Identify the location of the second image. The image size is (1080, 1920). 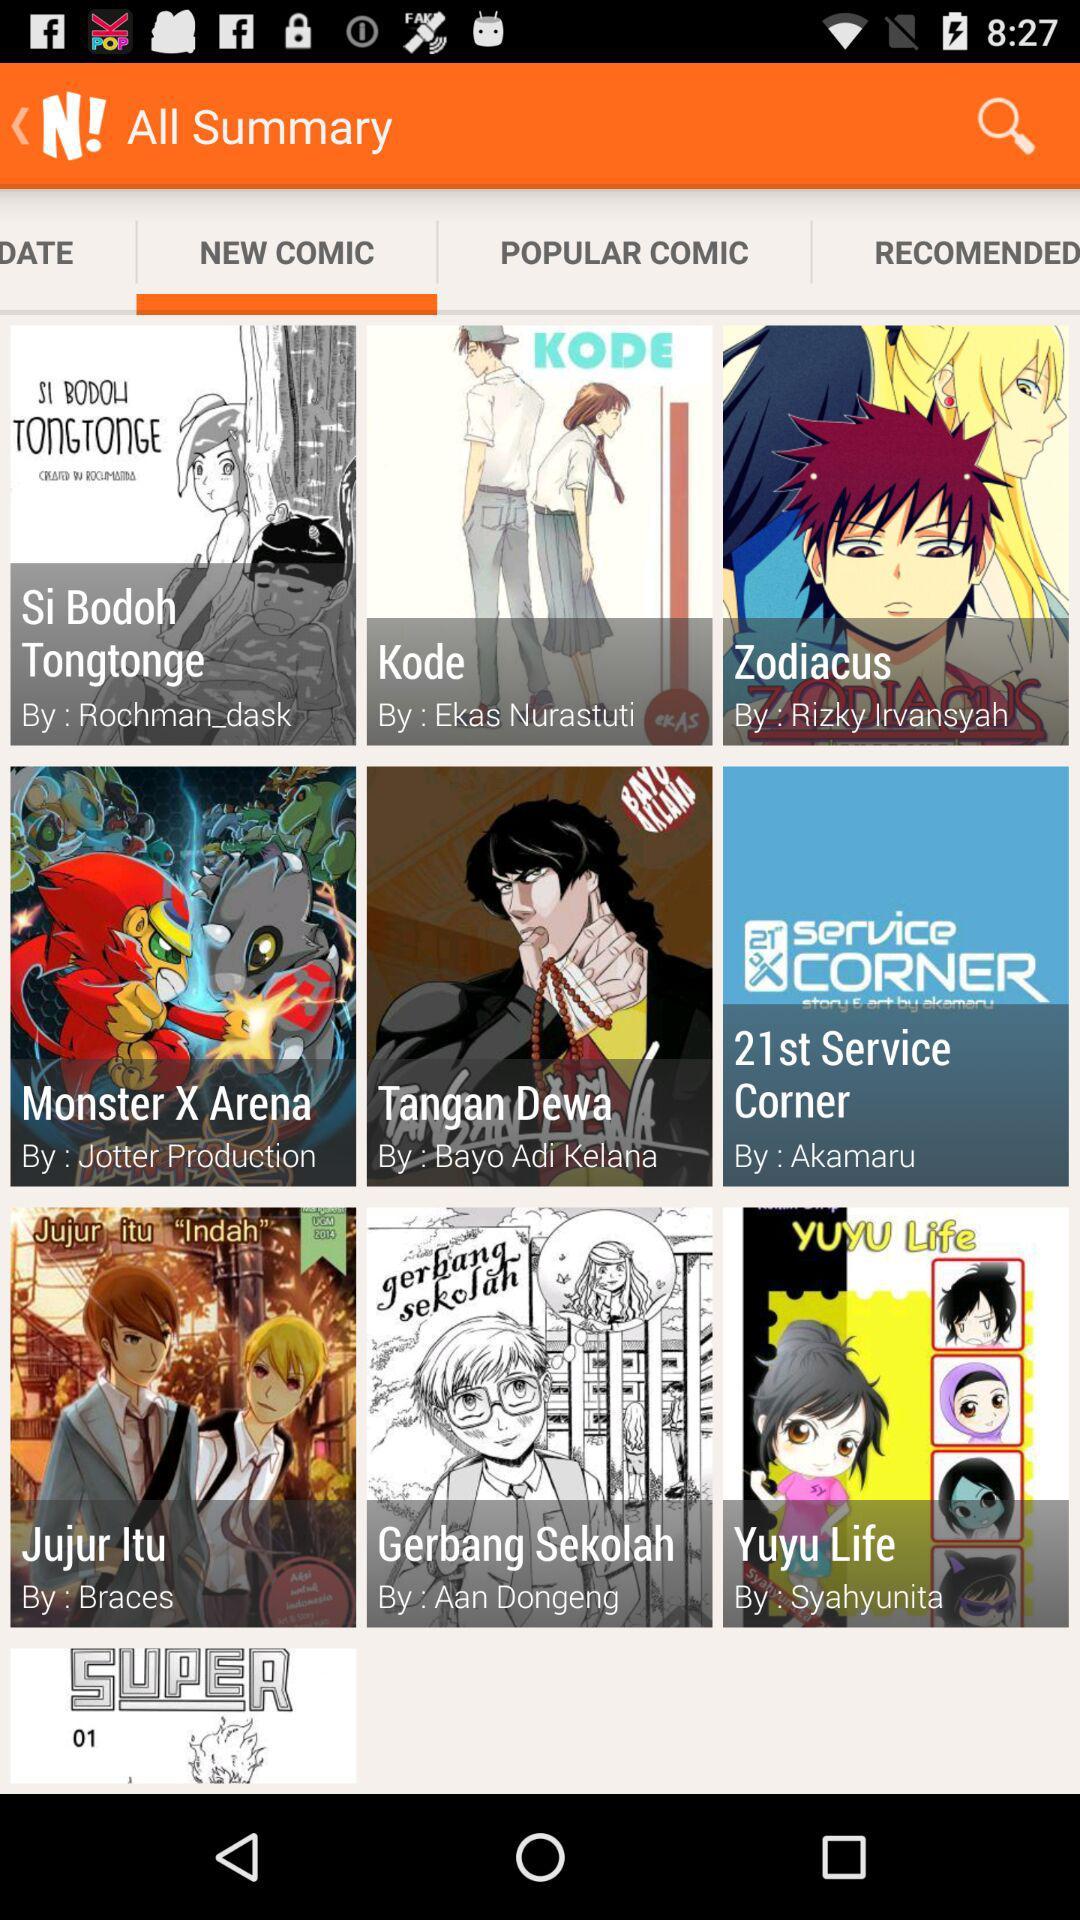
(540, 536).